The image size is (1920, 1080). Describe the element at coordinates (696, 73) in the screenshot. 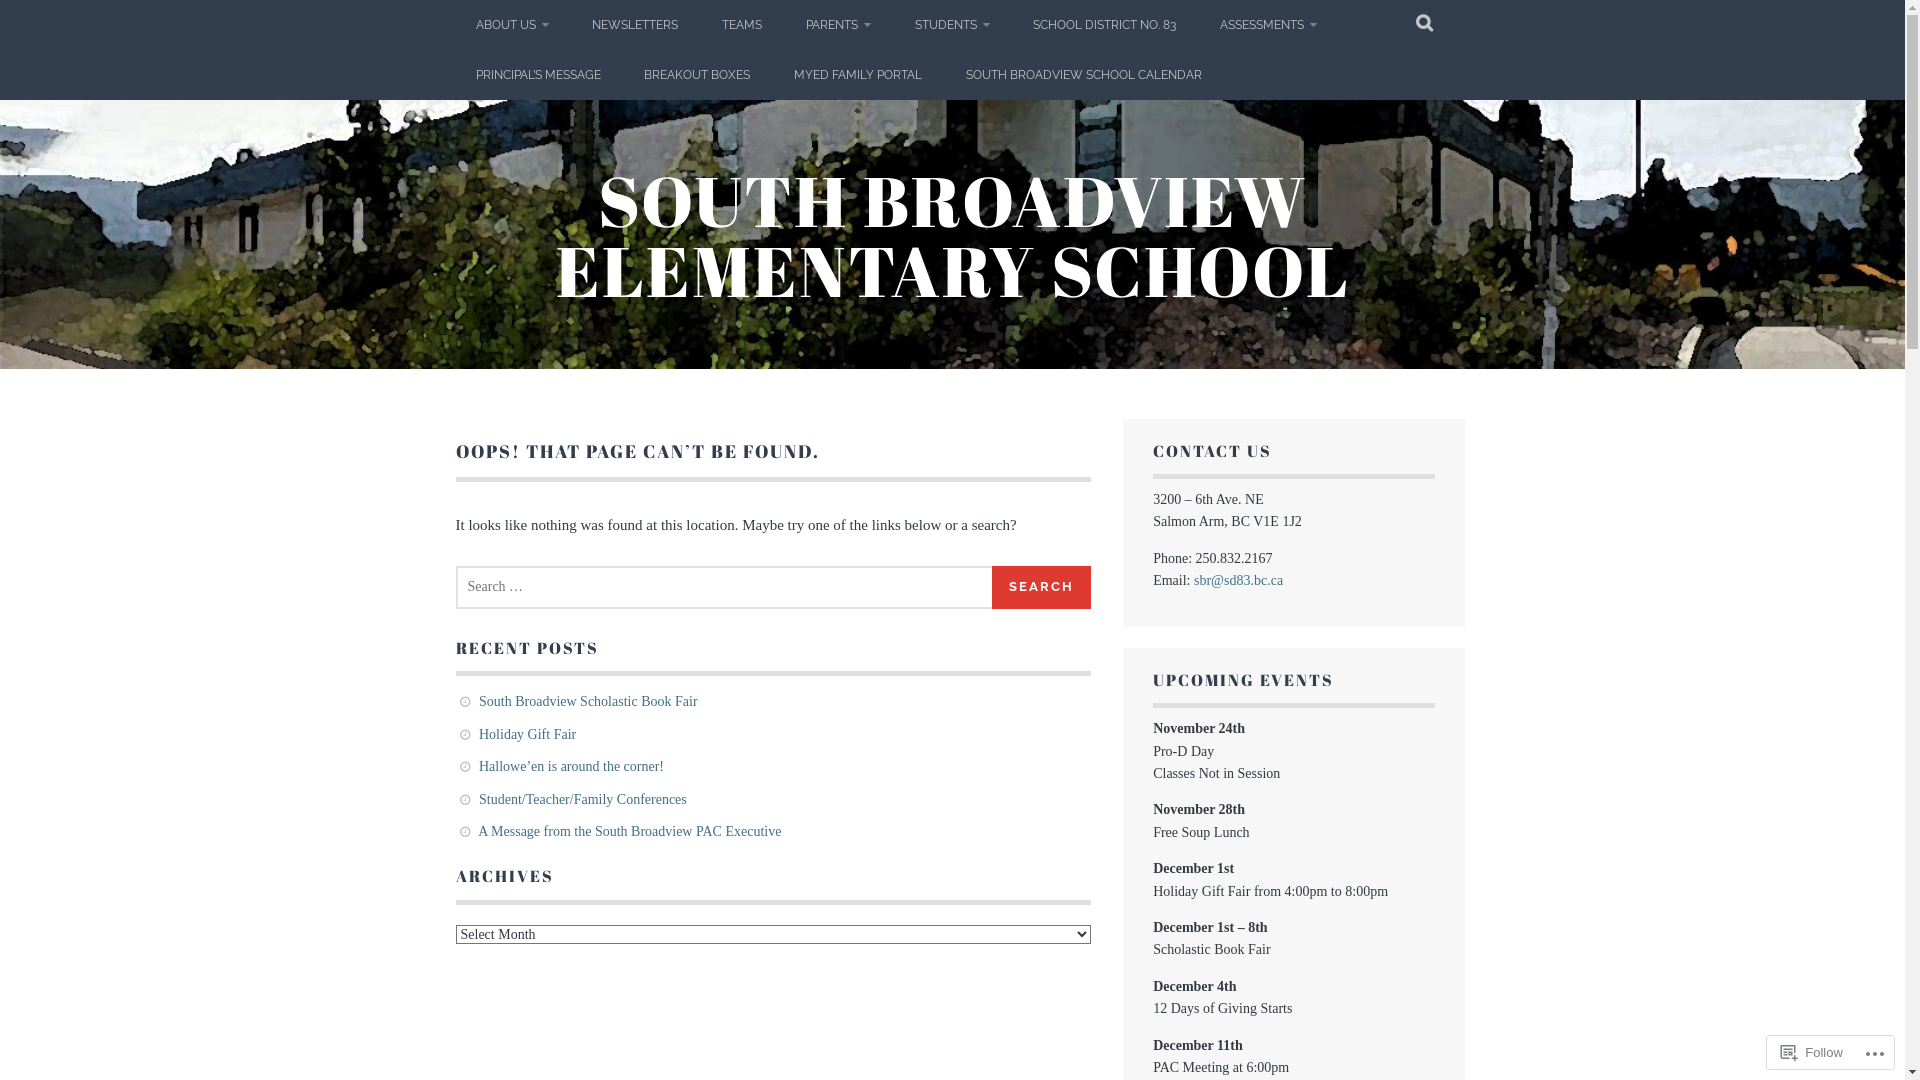

I see `'BREAKOUT BOXES'` at that location.